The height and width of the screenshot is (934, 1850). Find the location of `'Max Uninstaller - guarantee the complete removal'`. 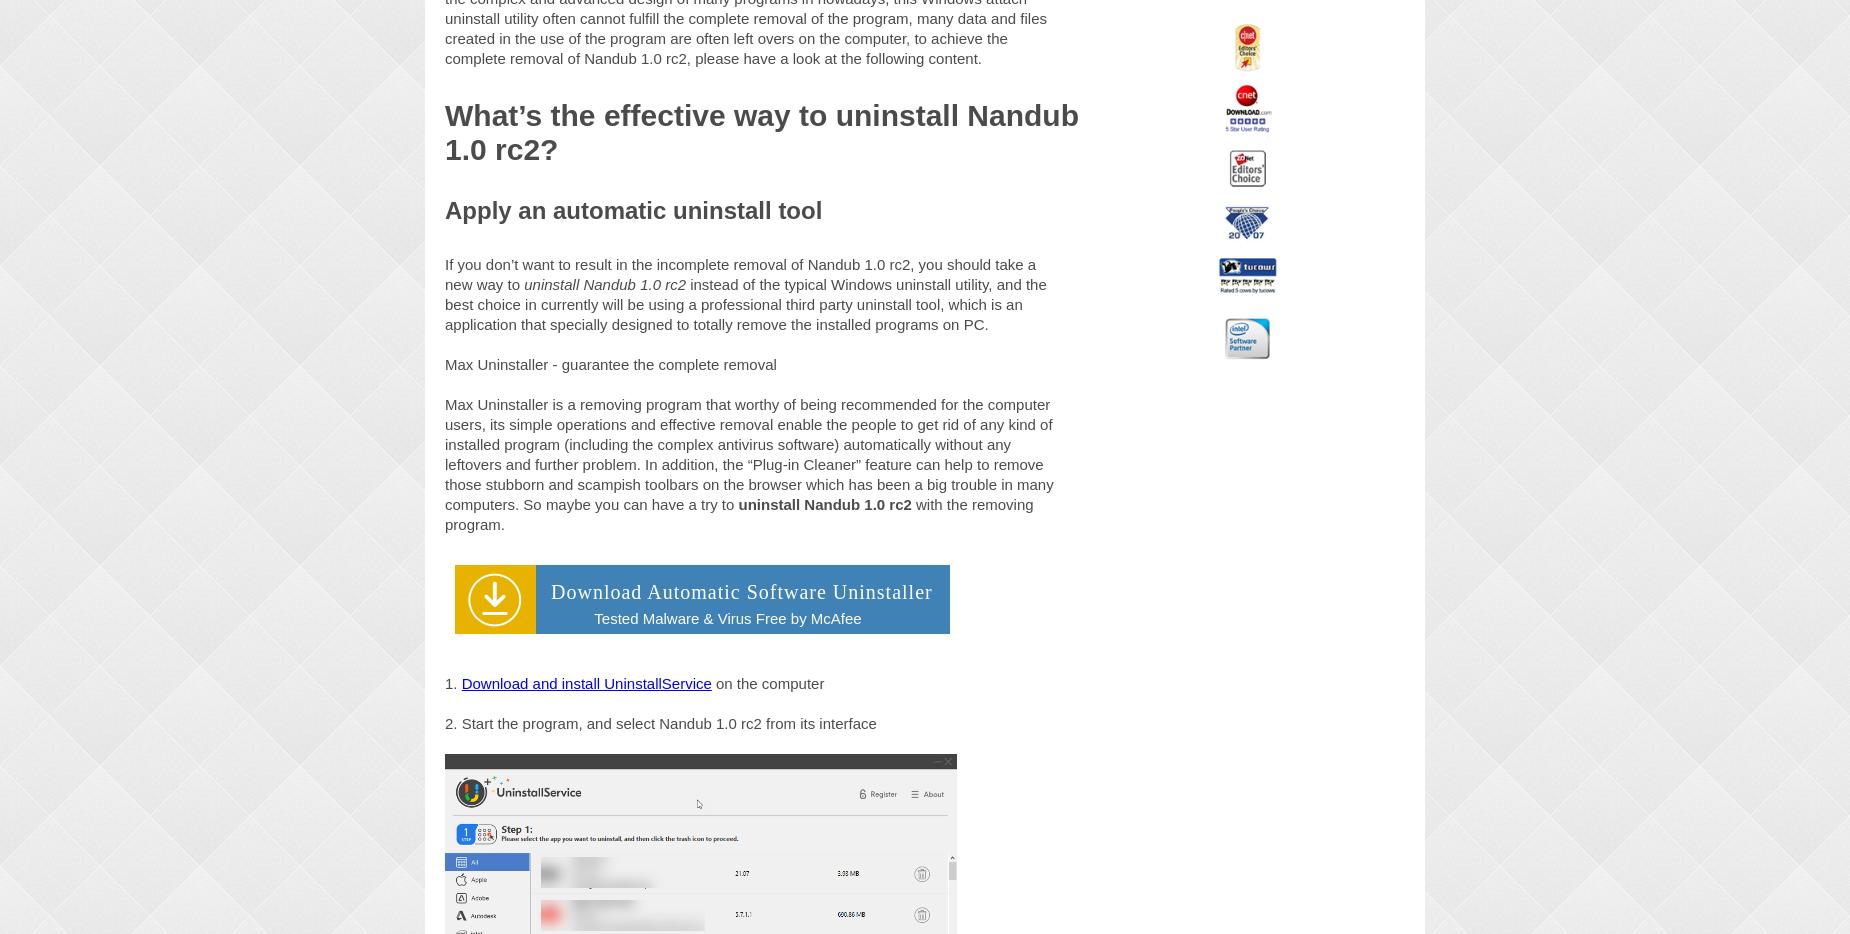

'Max Uninstaller - guarantee the complete removal' is located at coordinates (610, 364).